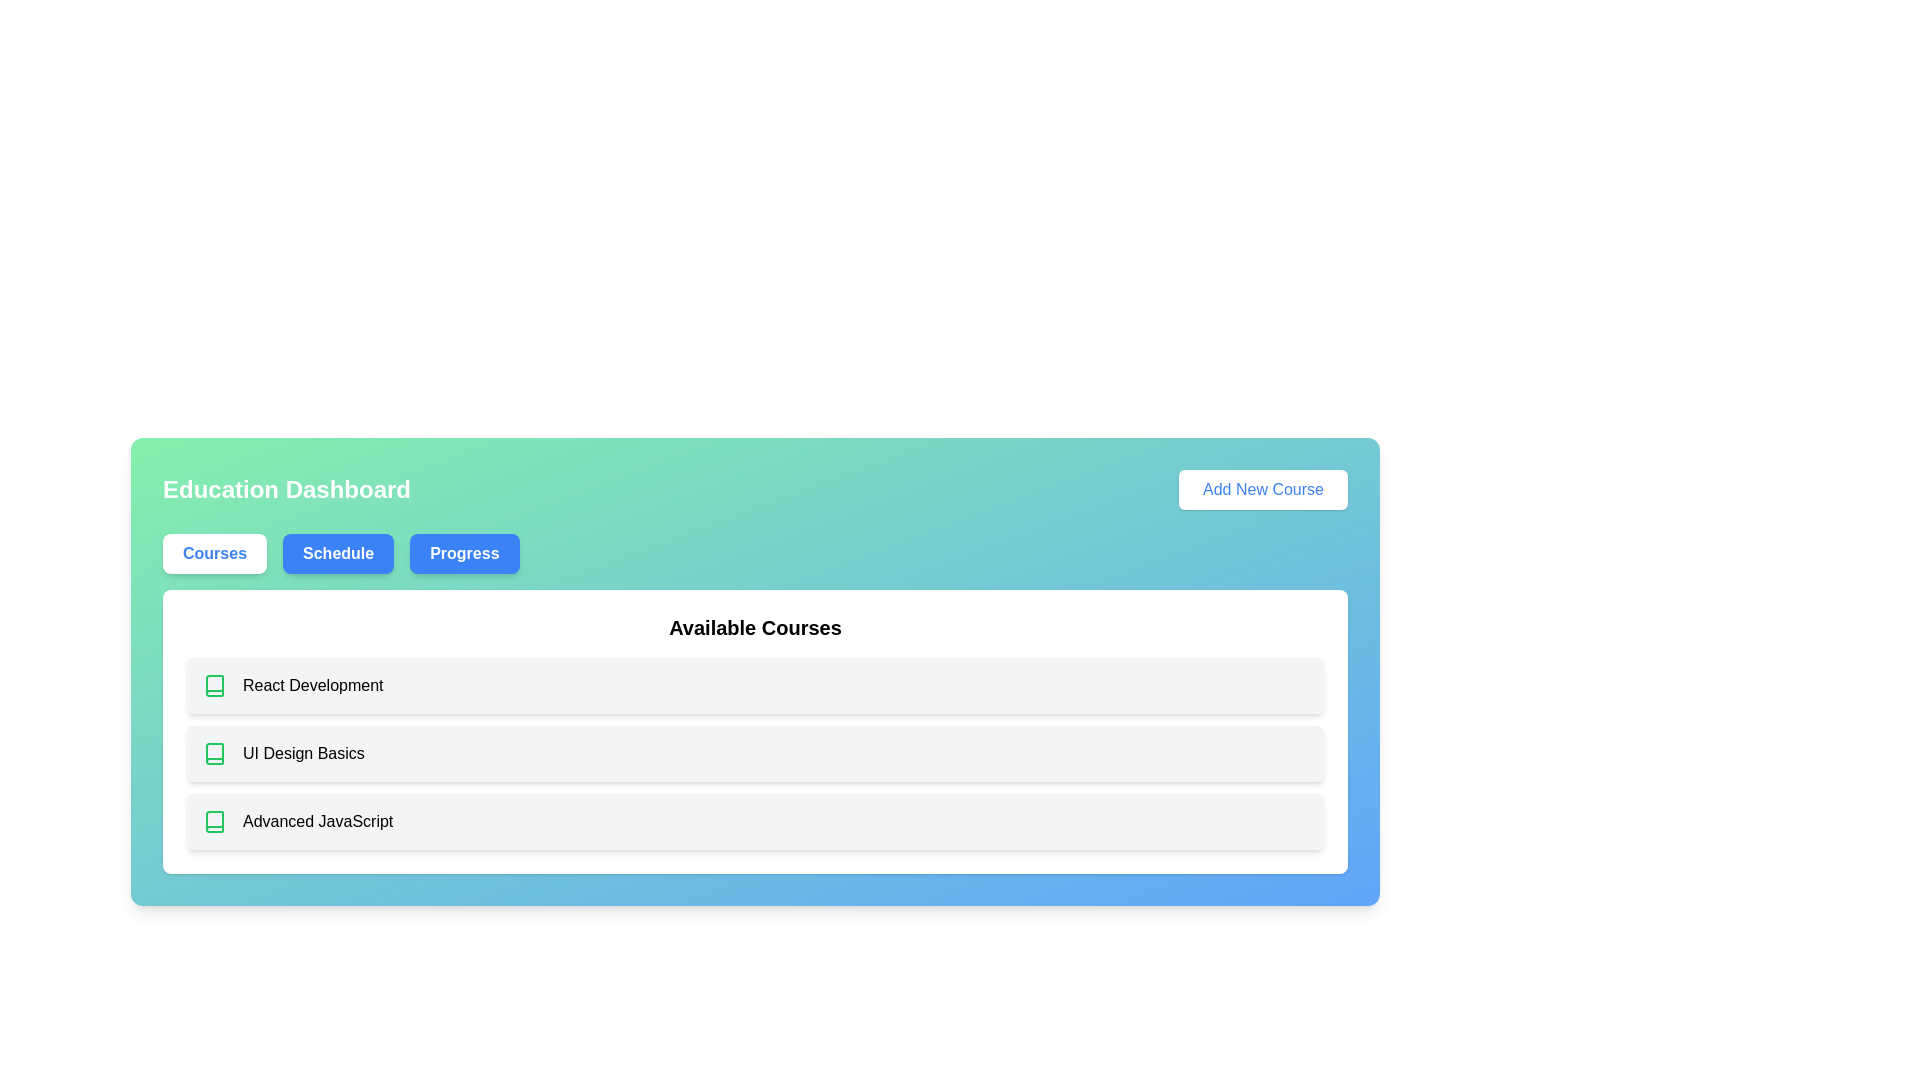  I want to click on the button in the top-right corner of the main educational dashboard to initiate the 'Add New Course' action, so click(1262, 489).